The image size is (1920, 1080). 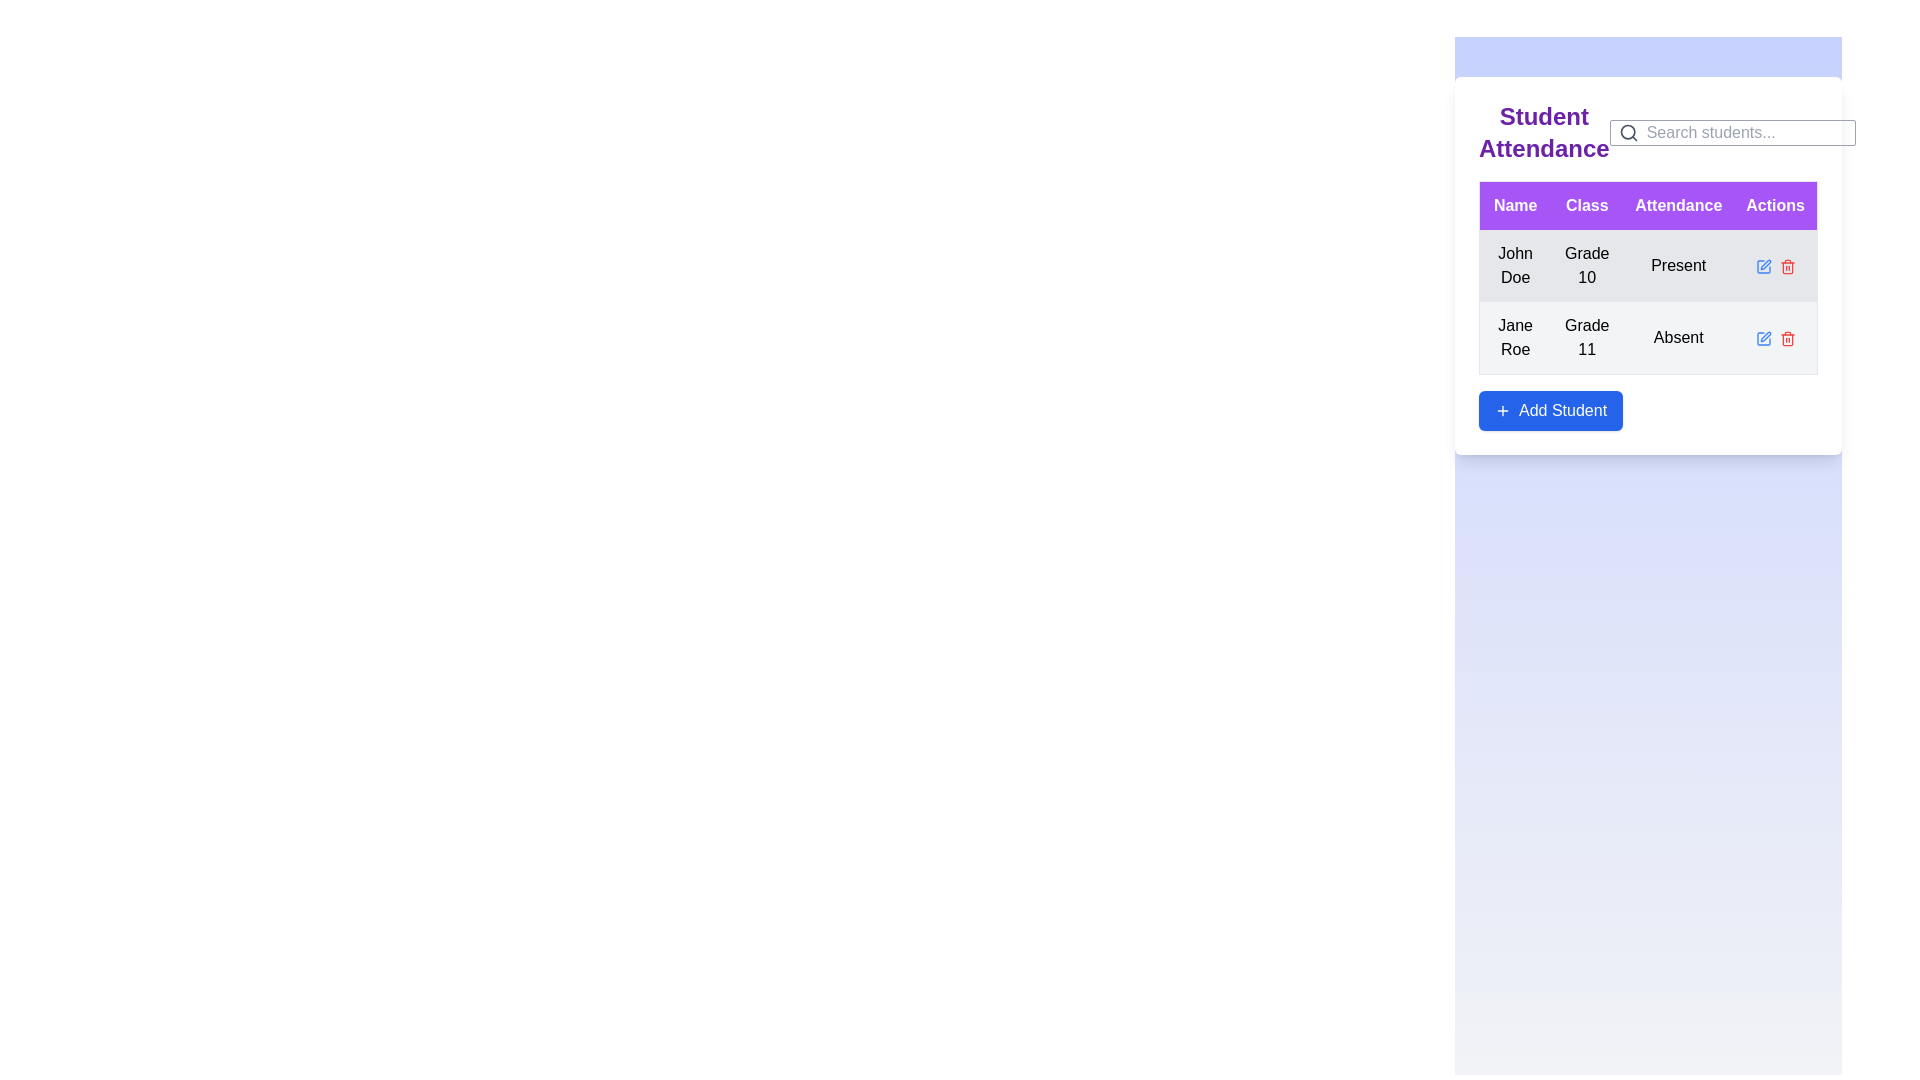 What do you see at coordinates (1648, 410) in the screenshot?
I see `the button located at the bottom of the student attendance table to initiate adding a new student entry` at bounding box center [1648, 410].